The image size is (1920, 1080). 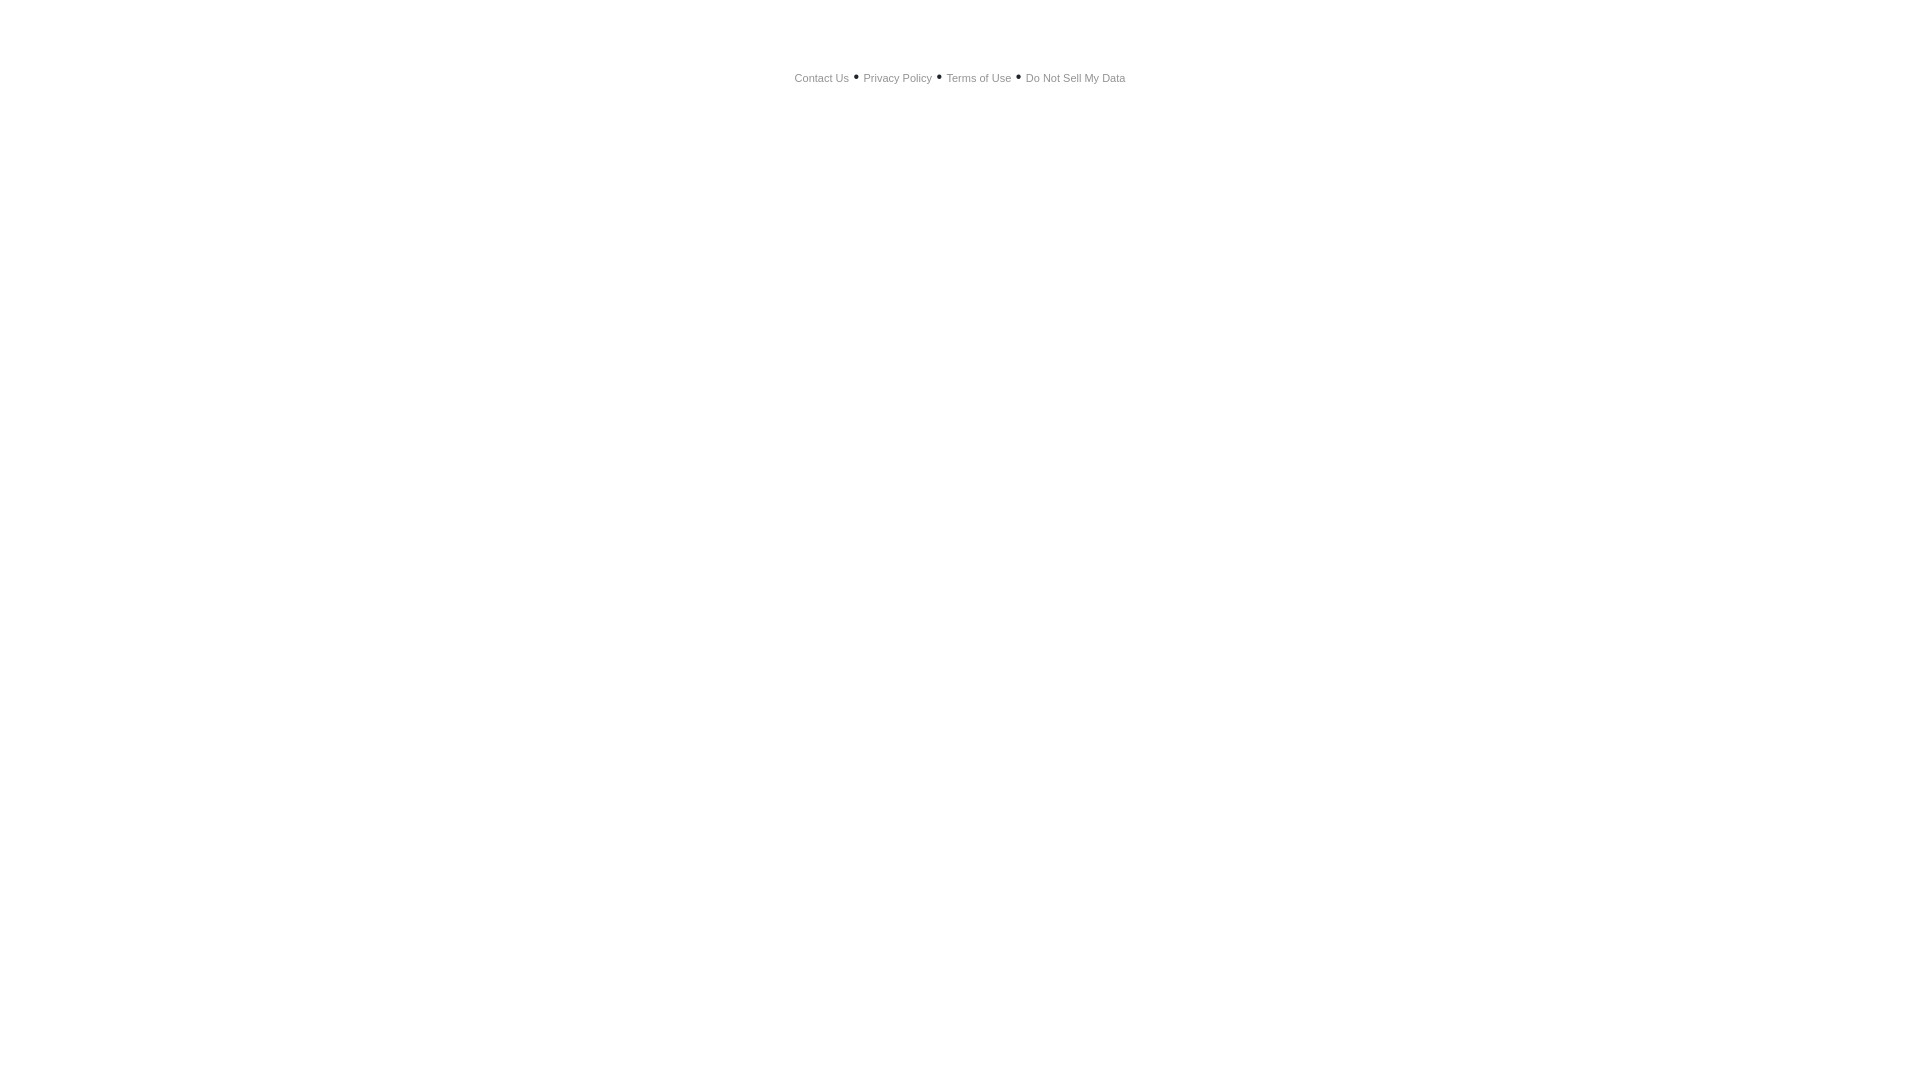 What do you see at coordinates (896, 76) in the screenshot?
I see `'Privacy Policy'` at bounding box center [896, 76].